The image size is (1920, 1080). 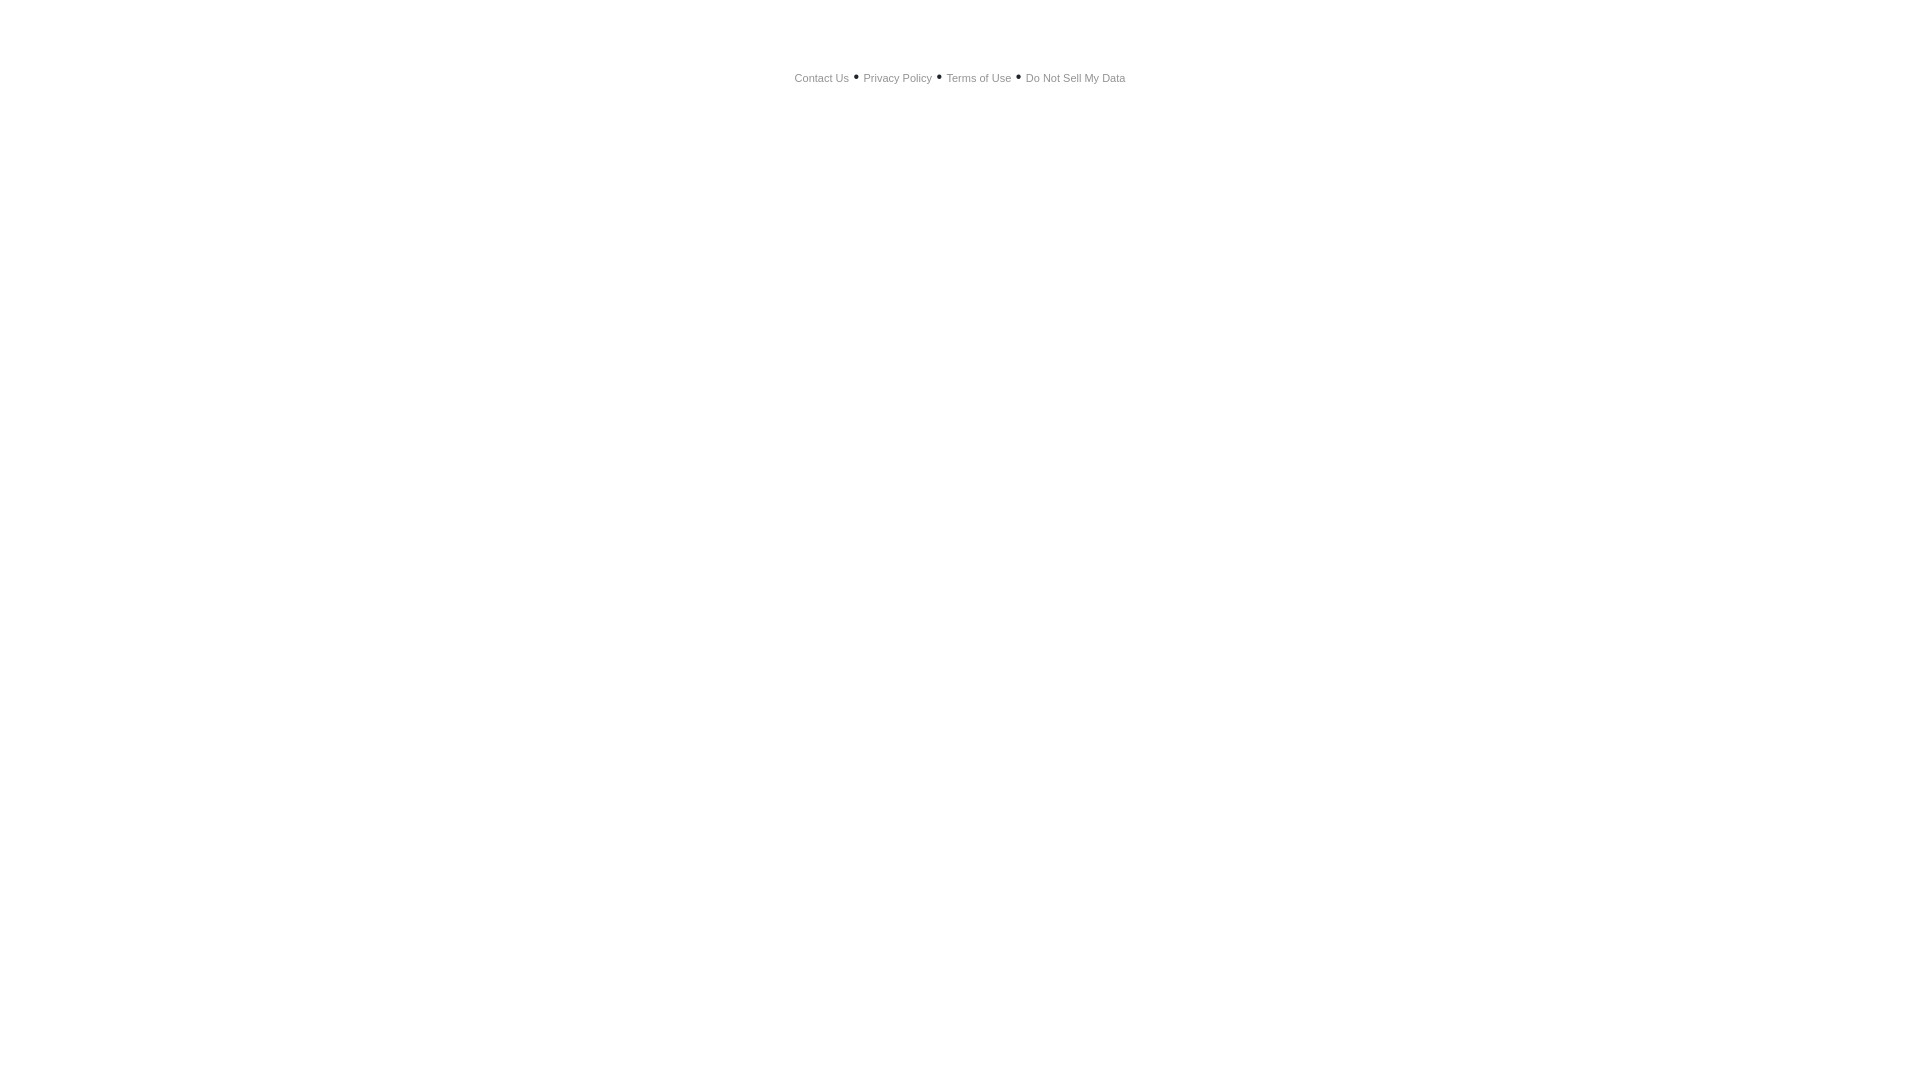 What do you see at coordinates (896, 76) in the screenshot?
I see `'Privacy Policy'` at bounding box center [896, 76].